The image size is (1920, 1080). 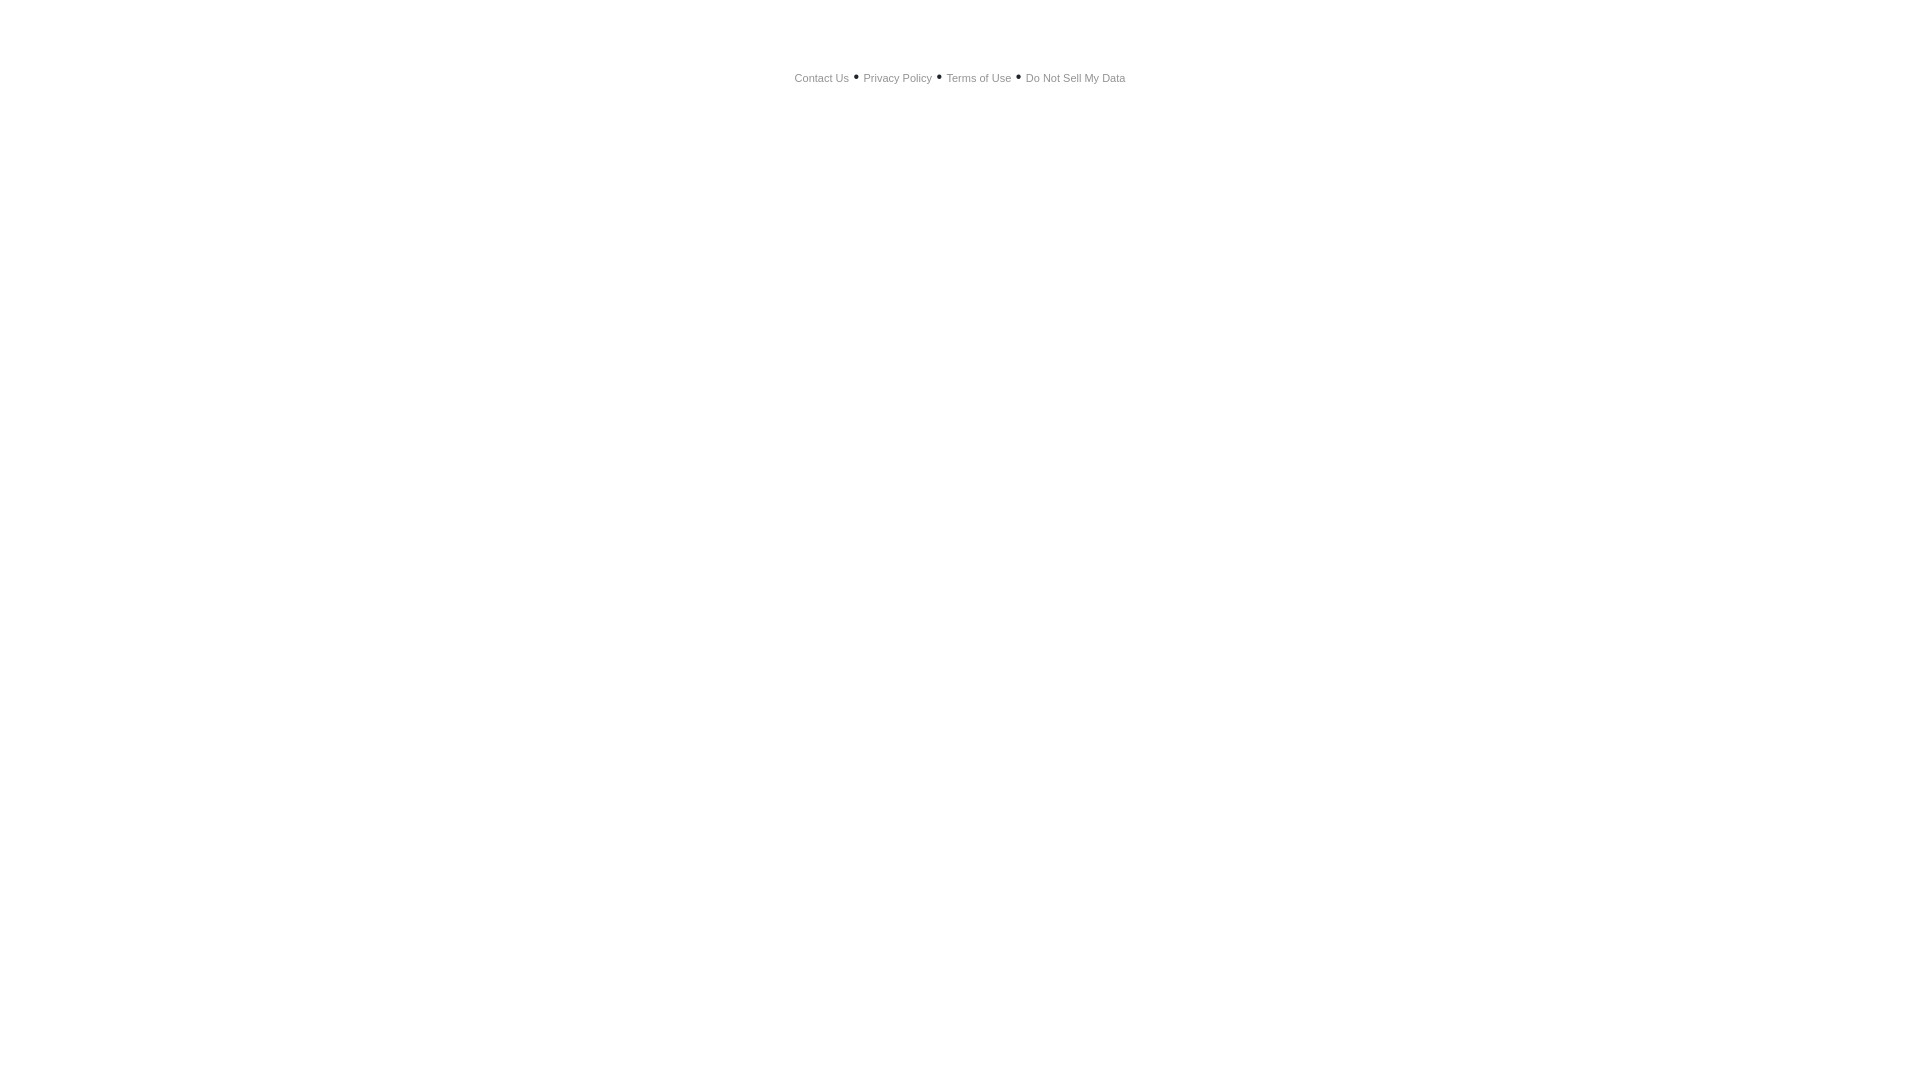 What do you see at coordinates (896, 76) in the screenshot?
I see `'Privacy Policy'` at bounding box center [896, 76].